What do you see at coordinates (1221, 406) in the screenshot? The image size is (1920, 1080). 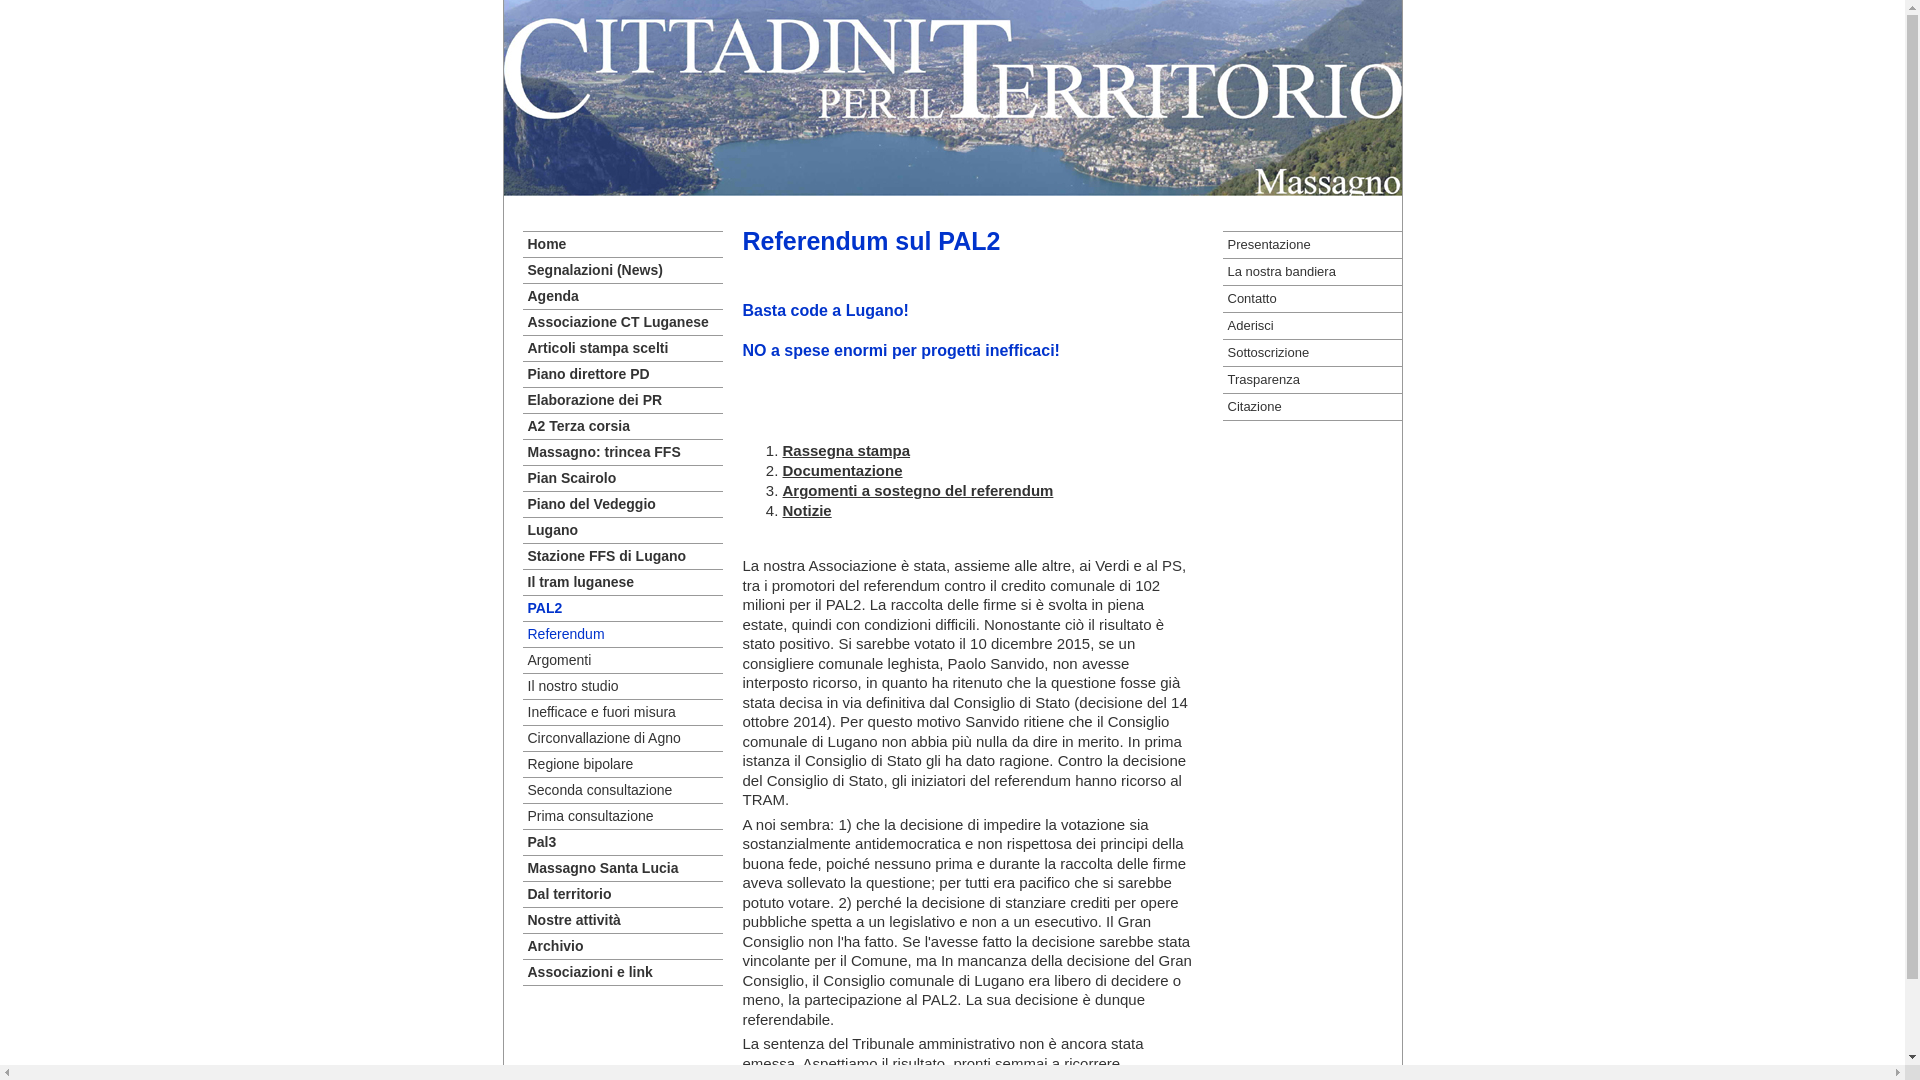 I see `'Citazione'` at bounding box center [1221, 406].